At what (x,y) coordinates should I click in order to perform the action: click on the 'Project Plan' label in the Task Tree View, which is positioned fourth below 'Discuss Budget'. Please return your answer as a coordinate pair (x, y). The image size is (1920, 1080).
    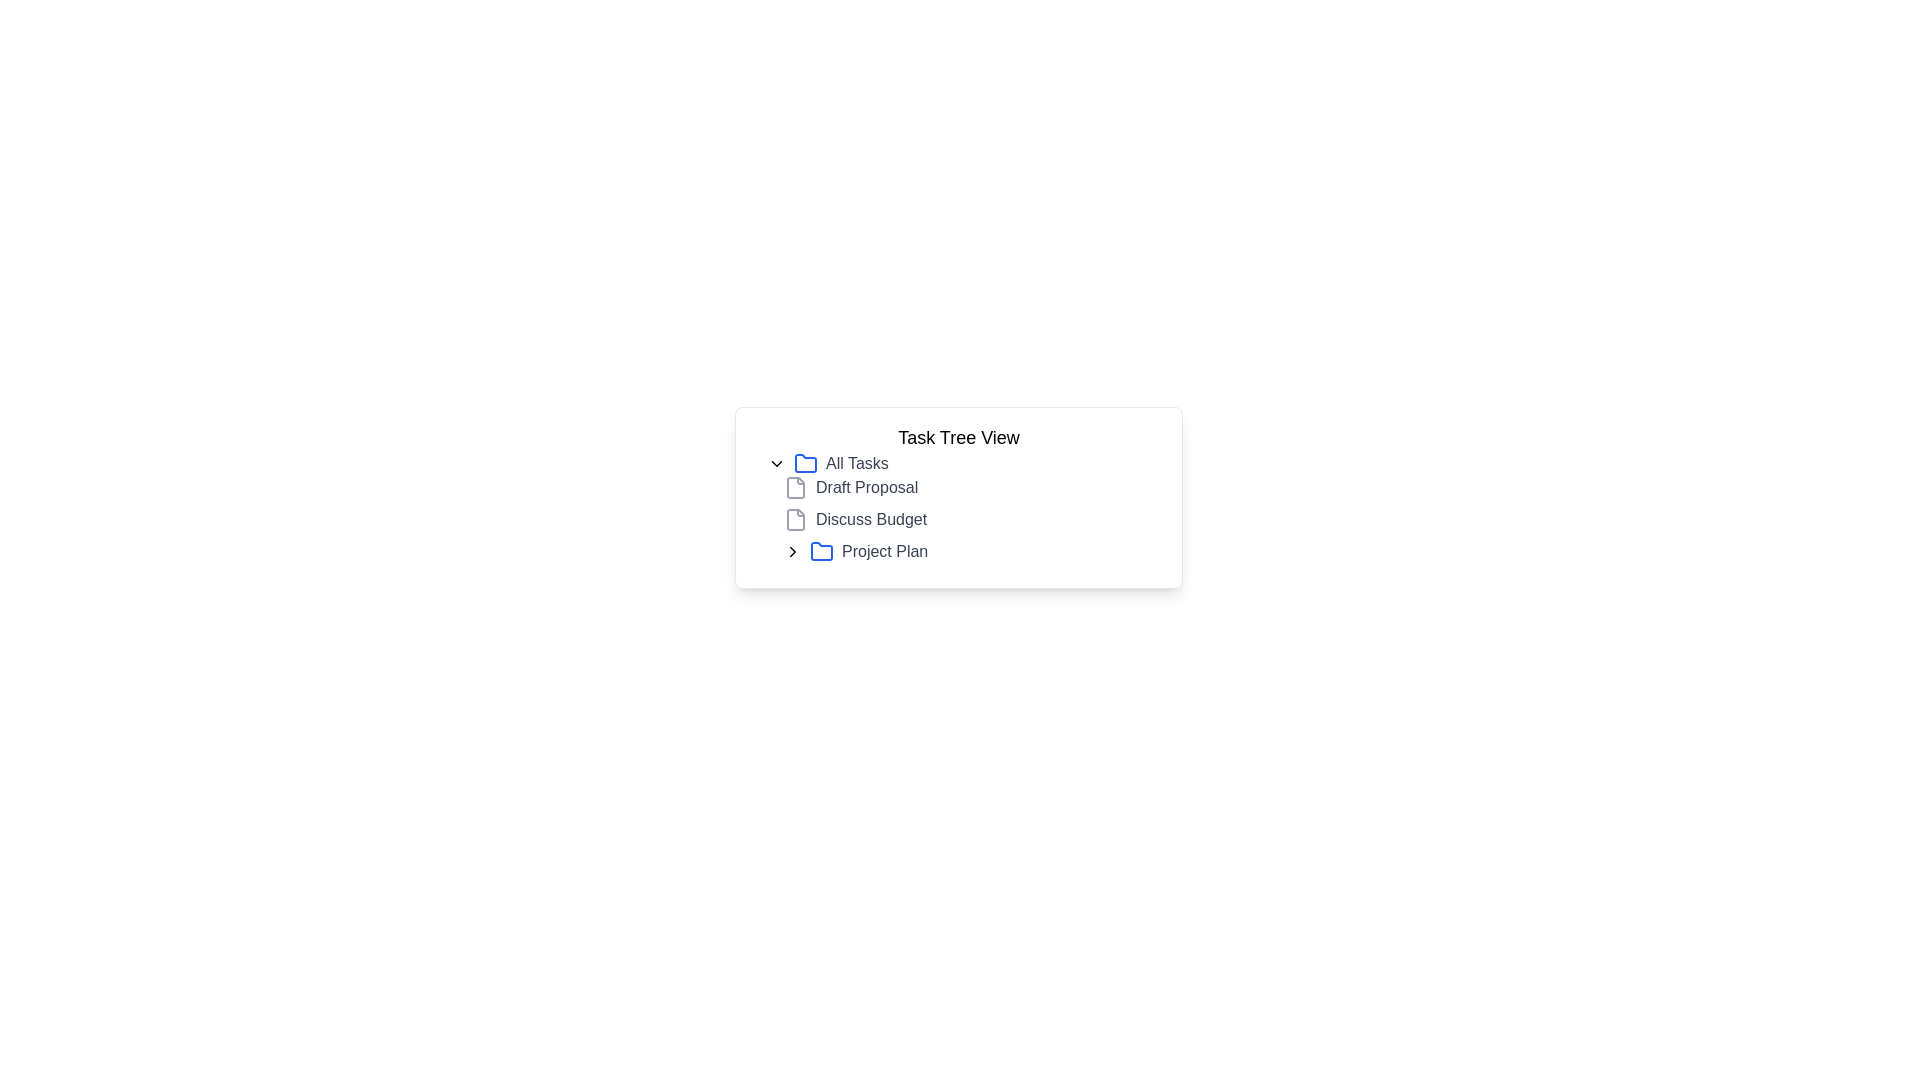
    Looking at the image, I should click on (884, 551).